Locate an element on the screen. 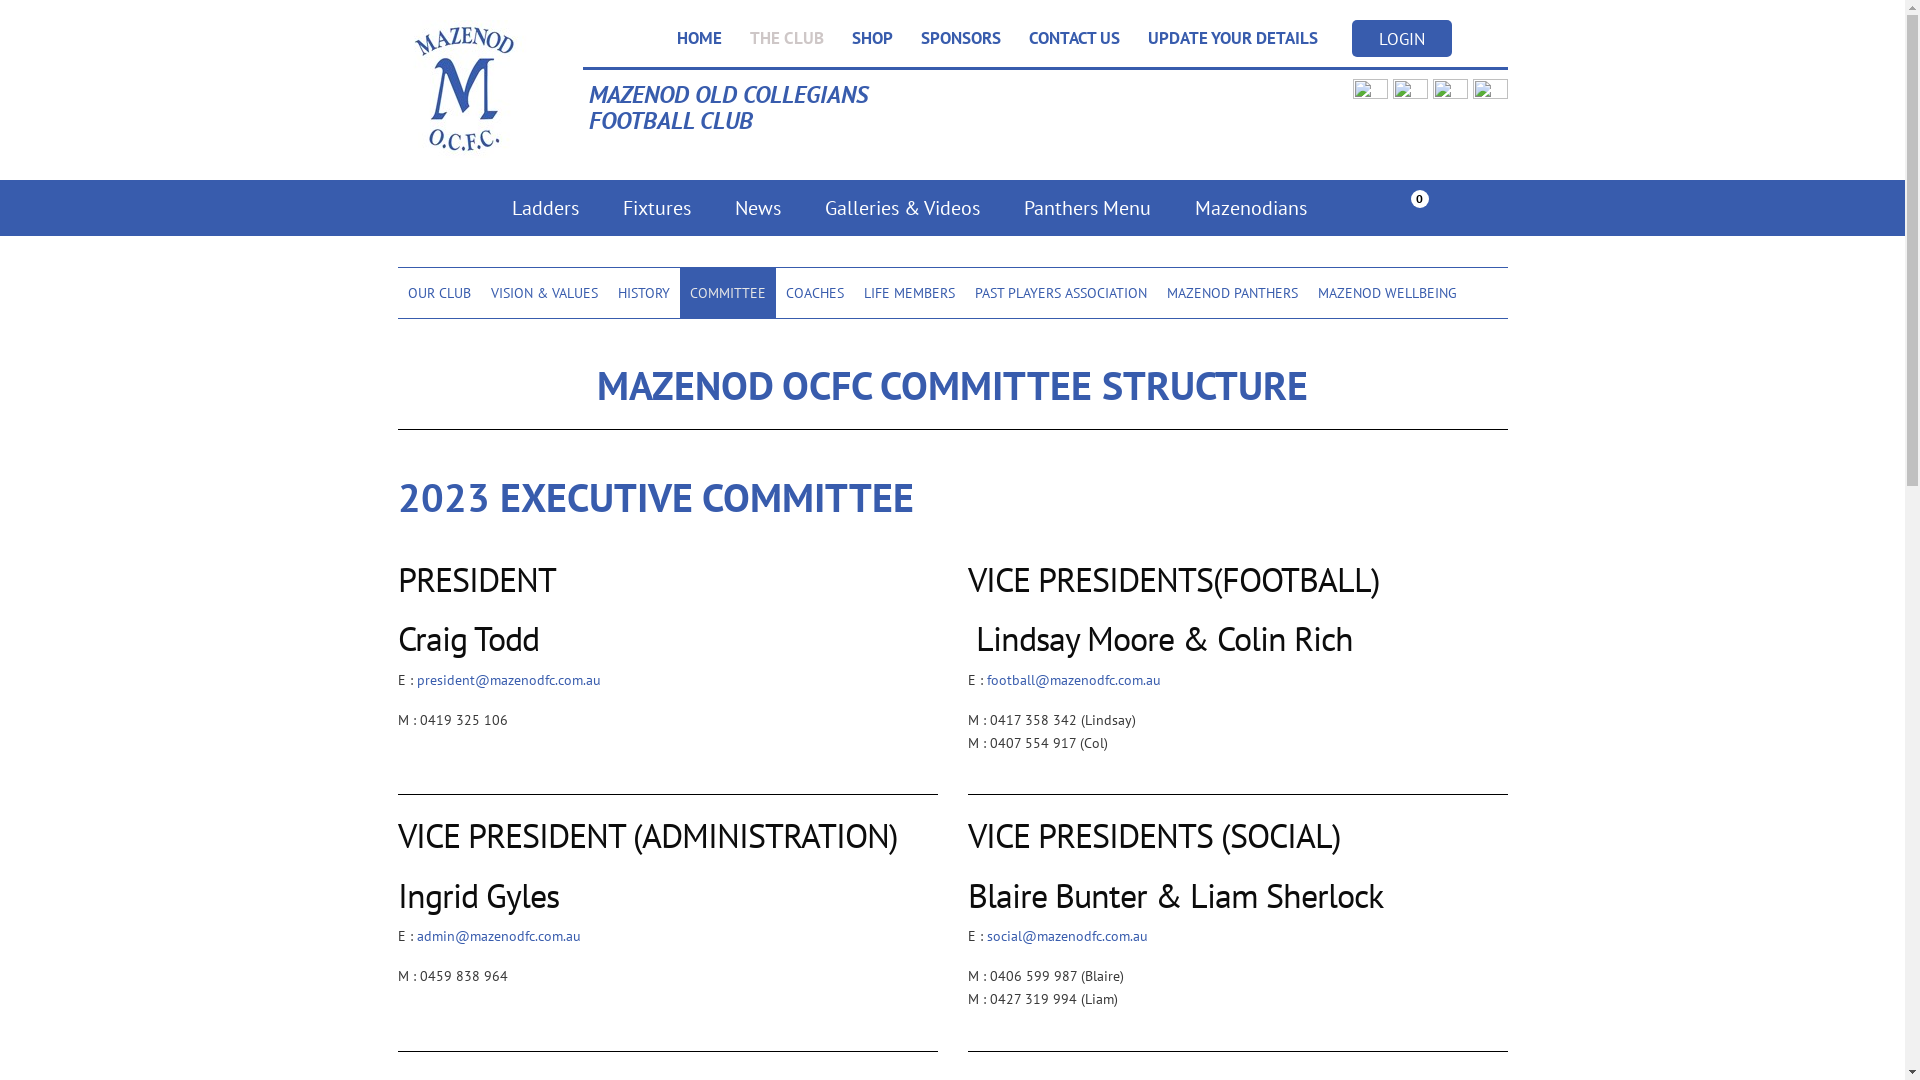 The height and width of the screenshot is (1080, 1920). 'OUR CLUB' is located at coordinates (438, 293).